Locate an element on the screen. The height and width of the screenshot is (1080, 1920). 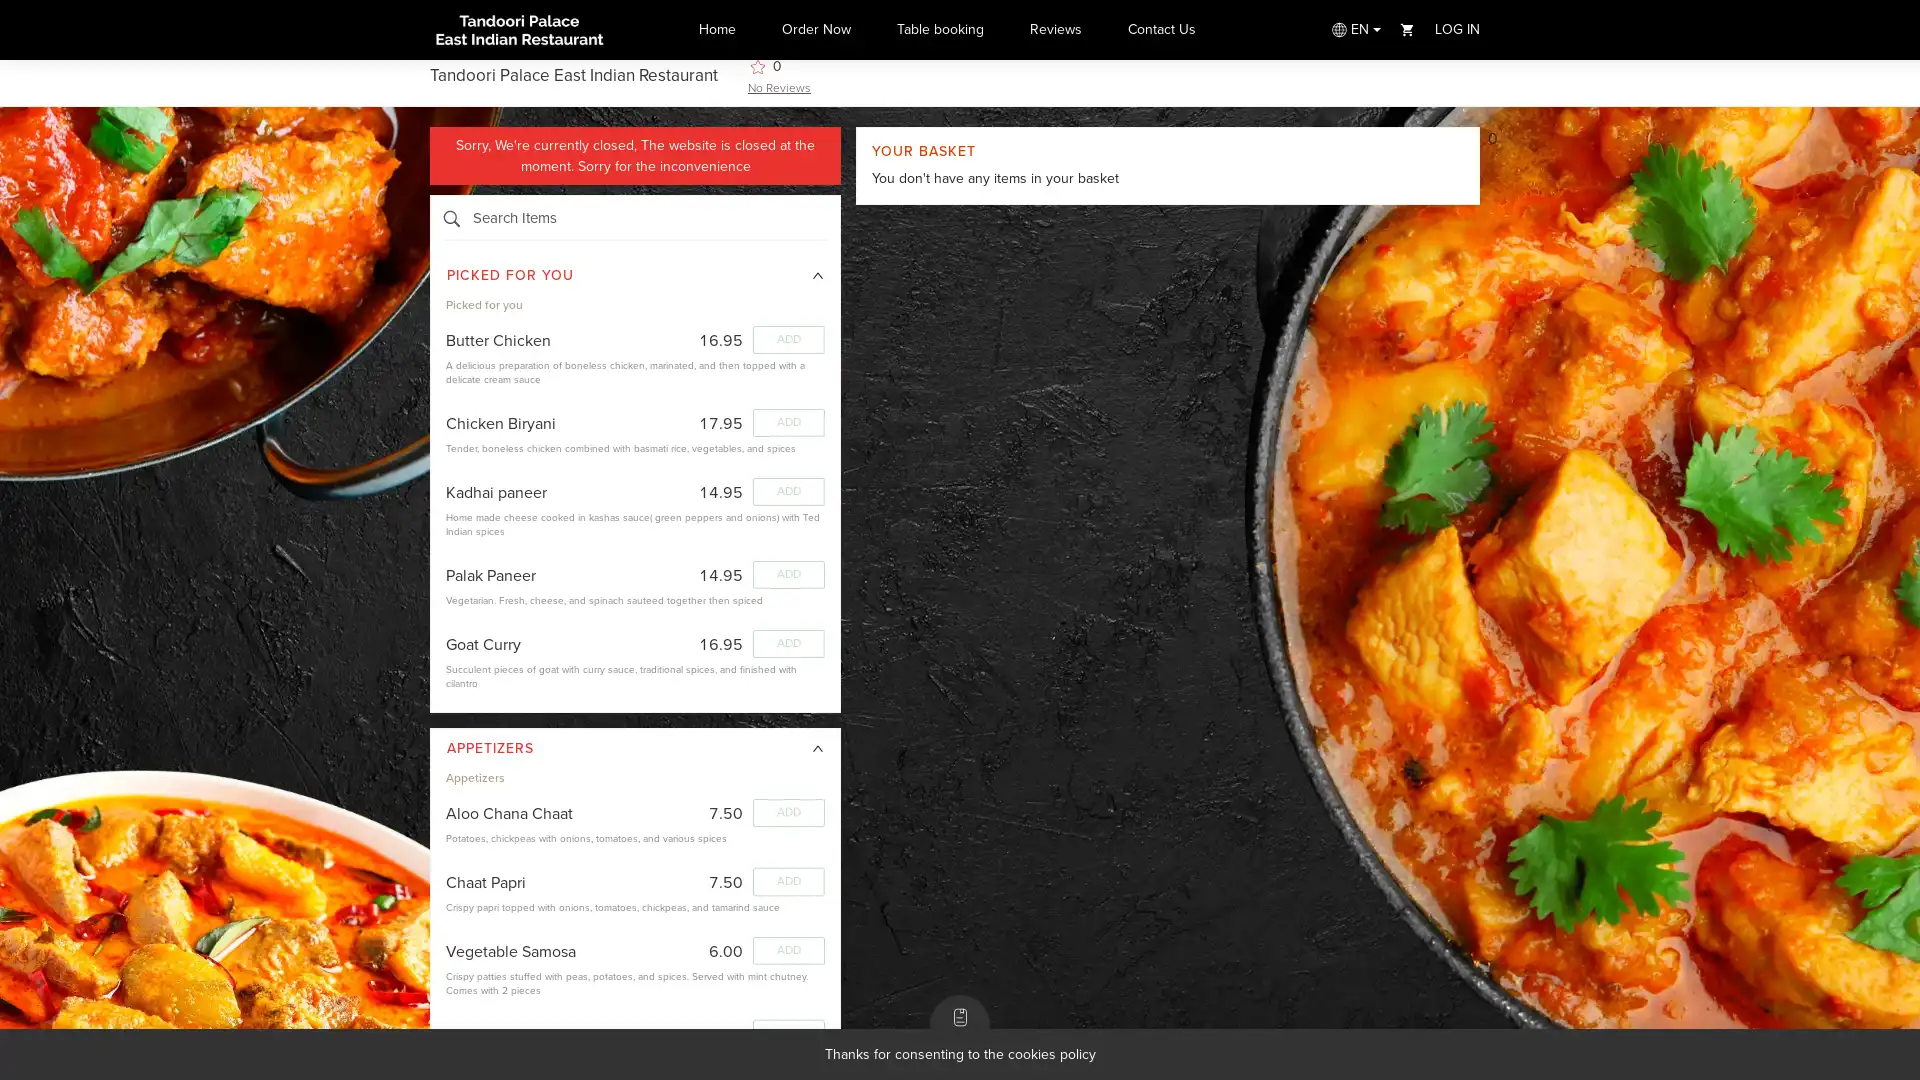
icon: right PICKED FOR YOU is located at coordinates (634, 276).